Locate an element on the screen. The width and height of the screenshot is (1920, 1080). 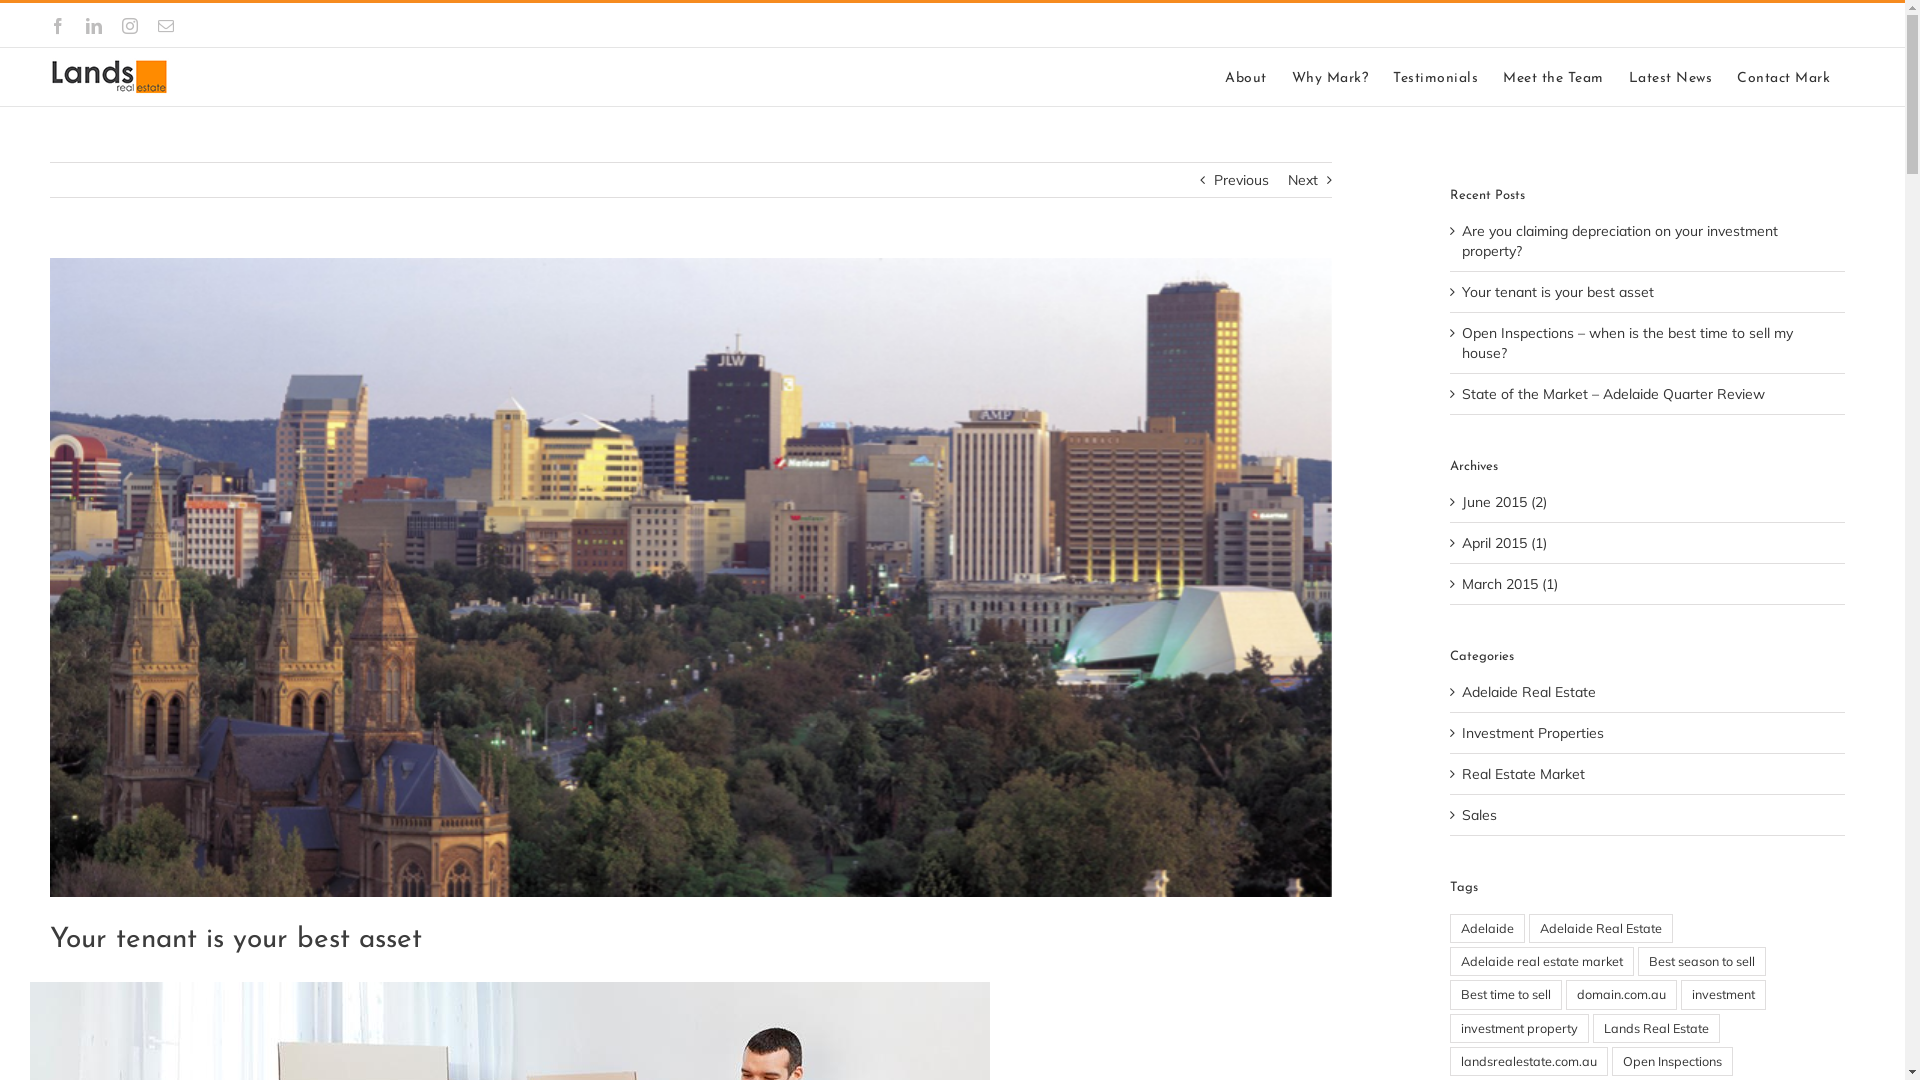
'Email' is located at coordinates (166, 26).